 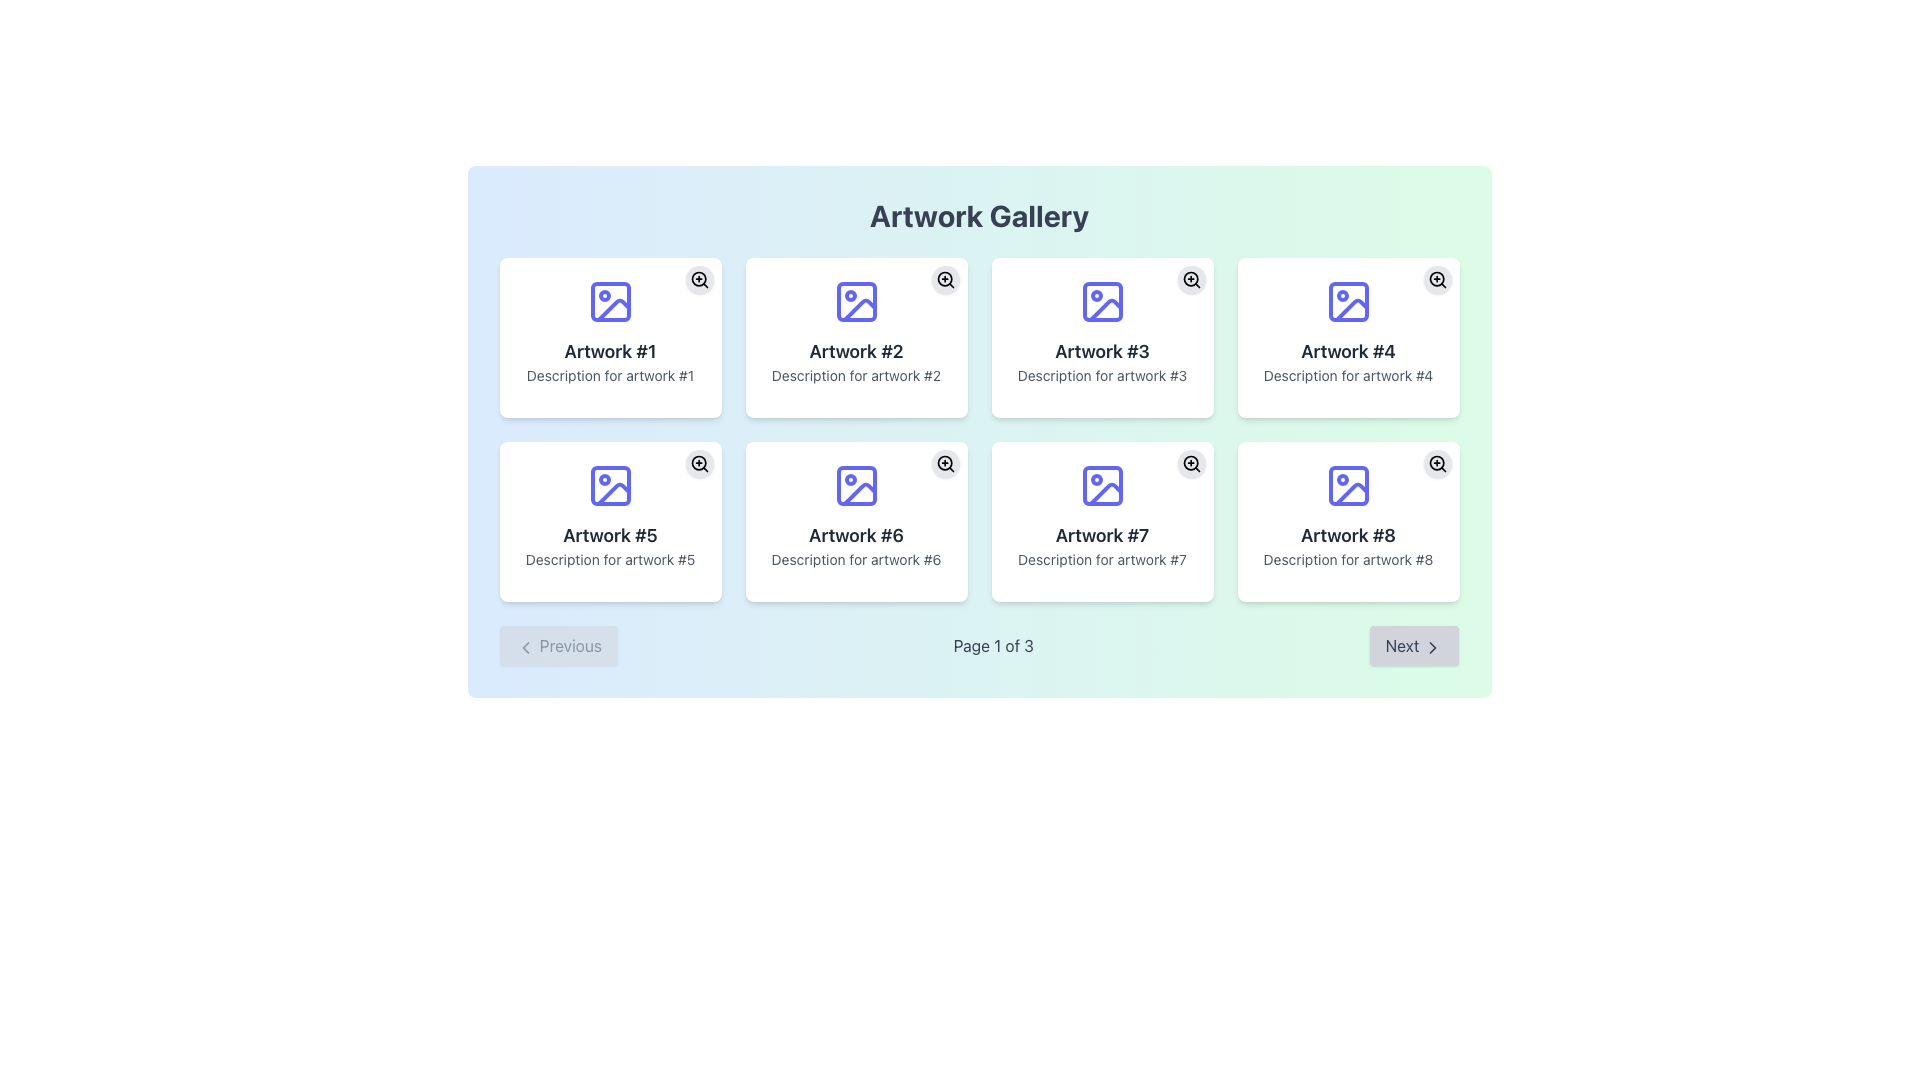 What do you see at coordinates (1432, 647) in the screenshot?
I see `the chevron arrow icon located in the bottom-right corner of the interface` at bounding box center [1432, 647].